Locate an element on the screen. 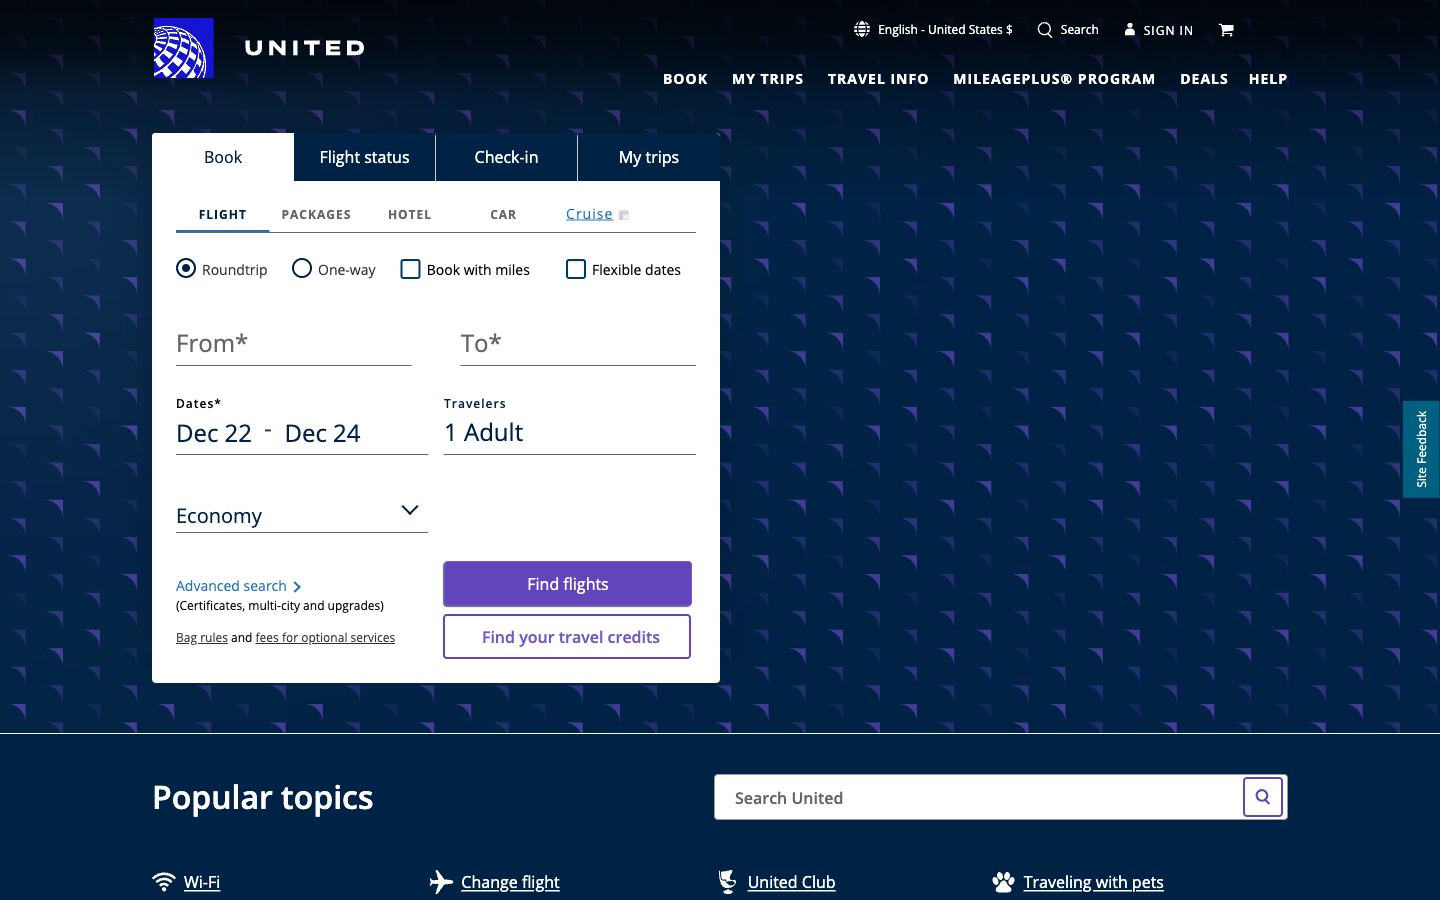  Search for Tickets to Taiwan is located at coordinates (1265, 799).